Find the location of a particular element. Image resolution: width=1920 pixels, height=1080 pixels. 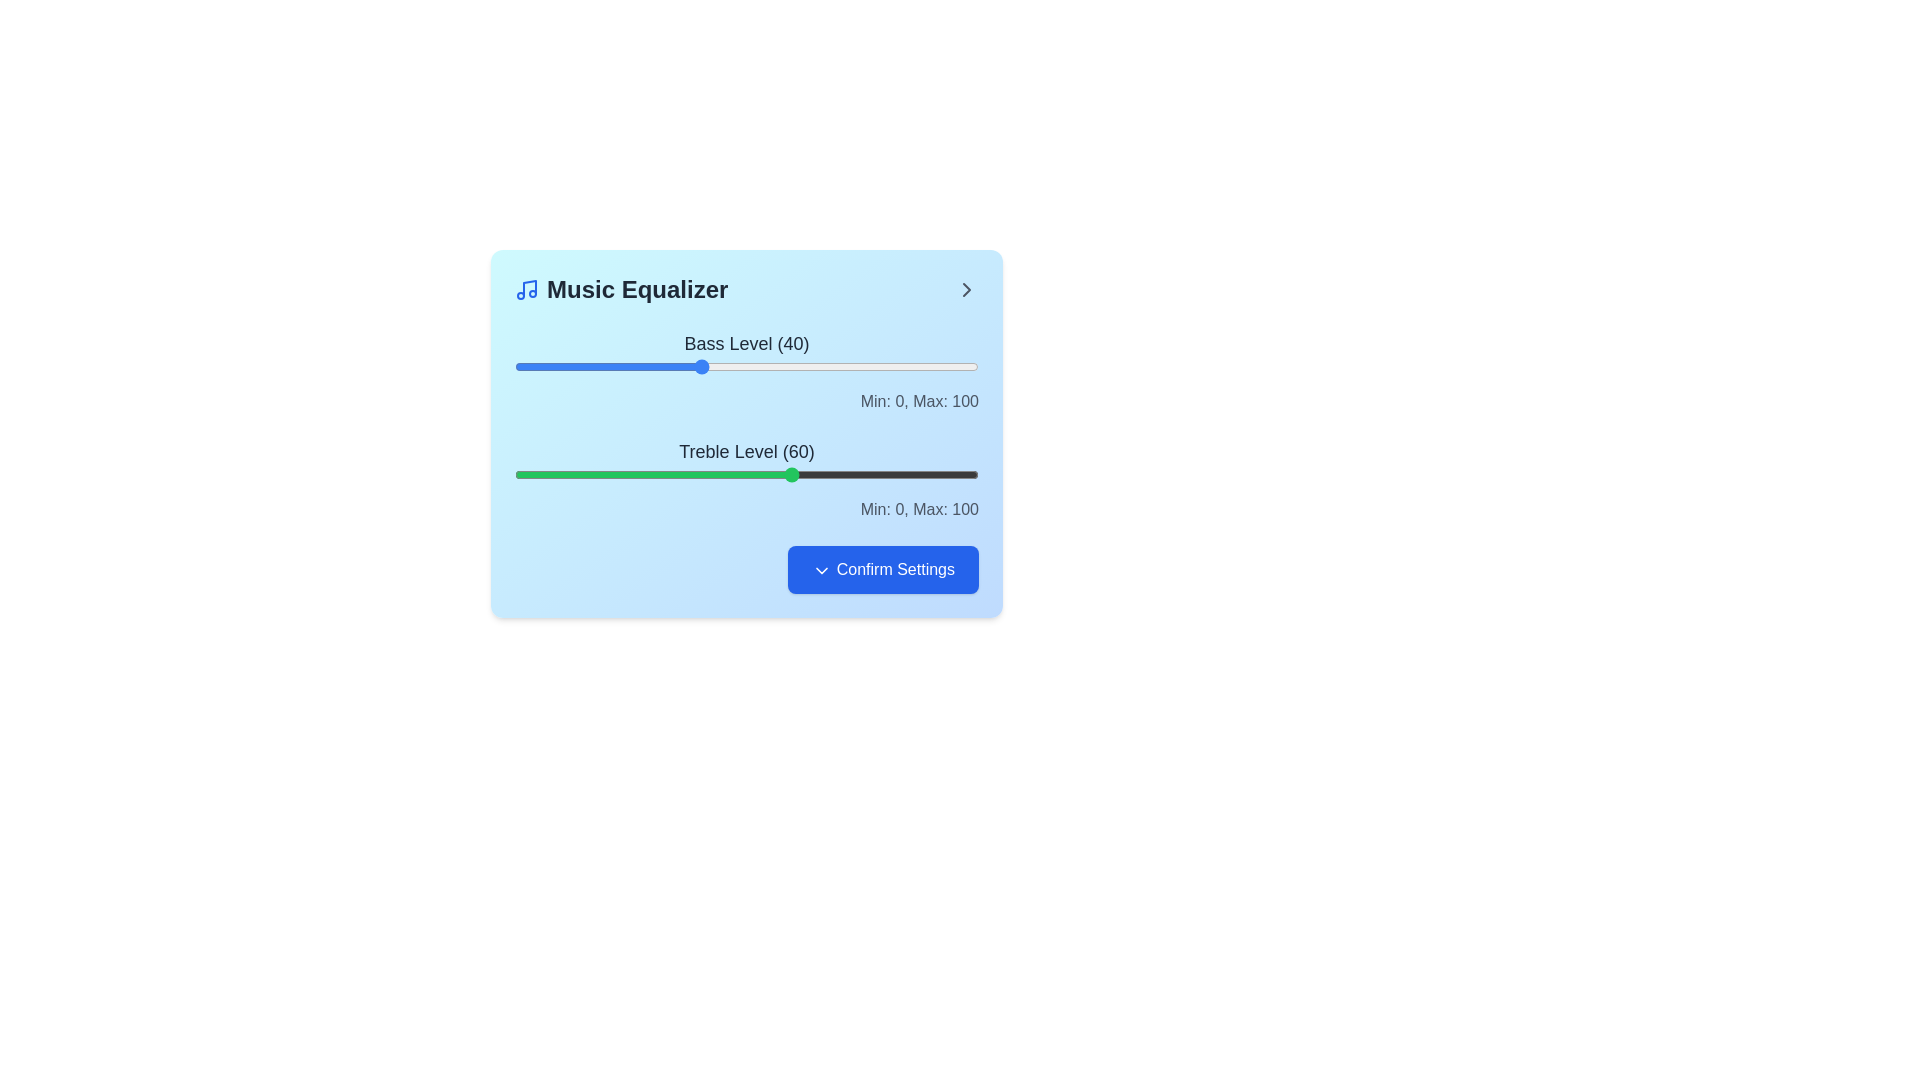

the Bass Level slider is located at coordinates (714, 366).